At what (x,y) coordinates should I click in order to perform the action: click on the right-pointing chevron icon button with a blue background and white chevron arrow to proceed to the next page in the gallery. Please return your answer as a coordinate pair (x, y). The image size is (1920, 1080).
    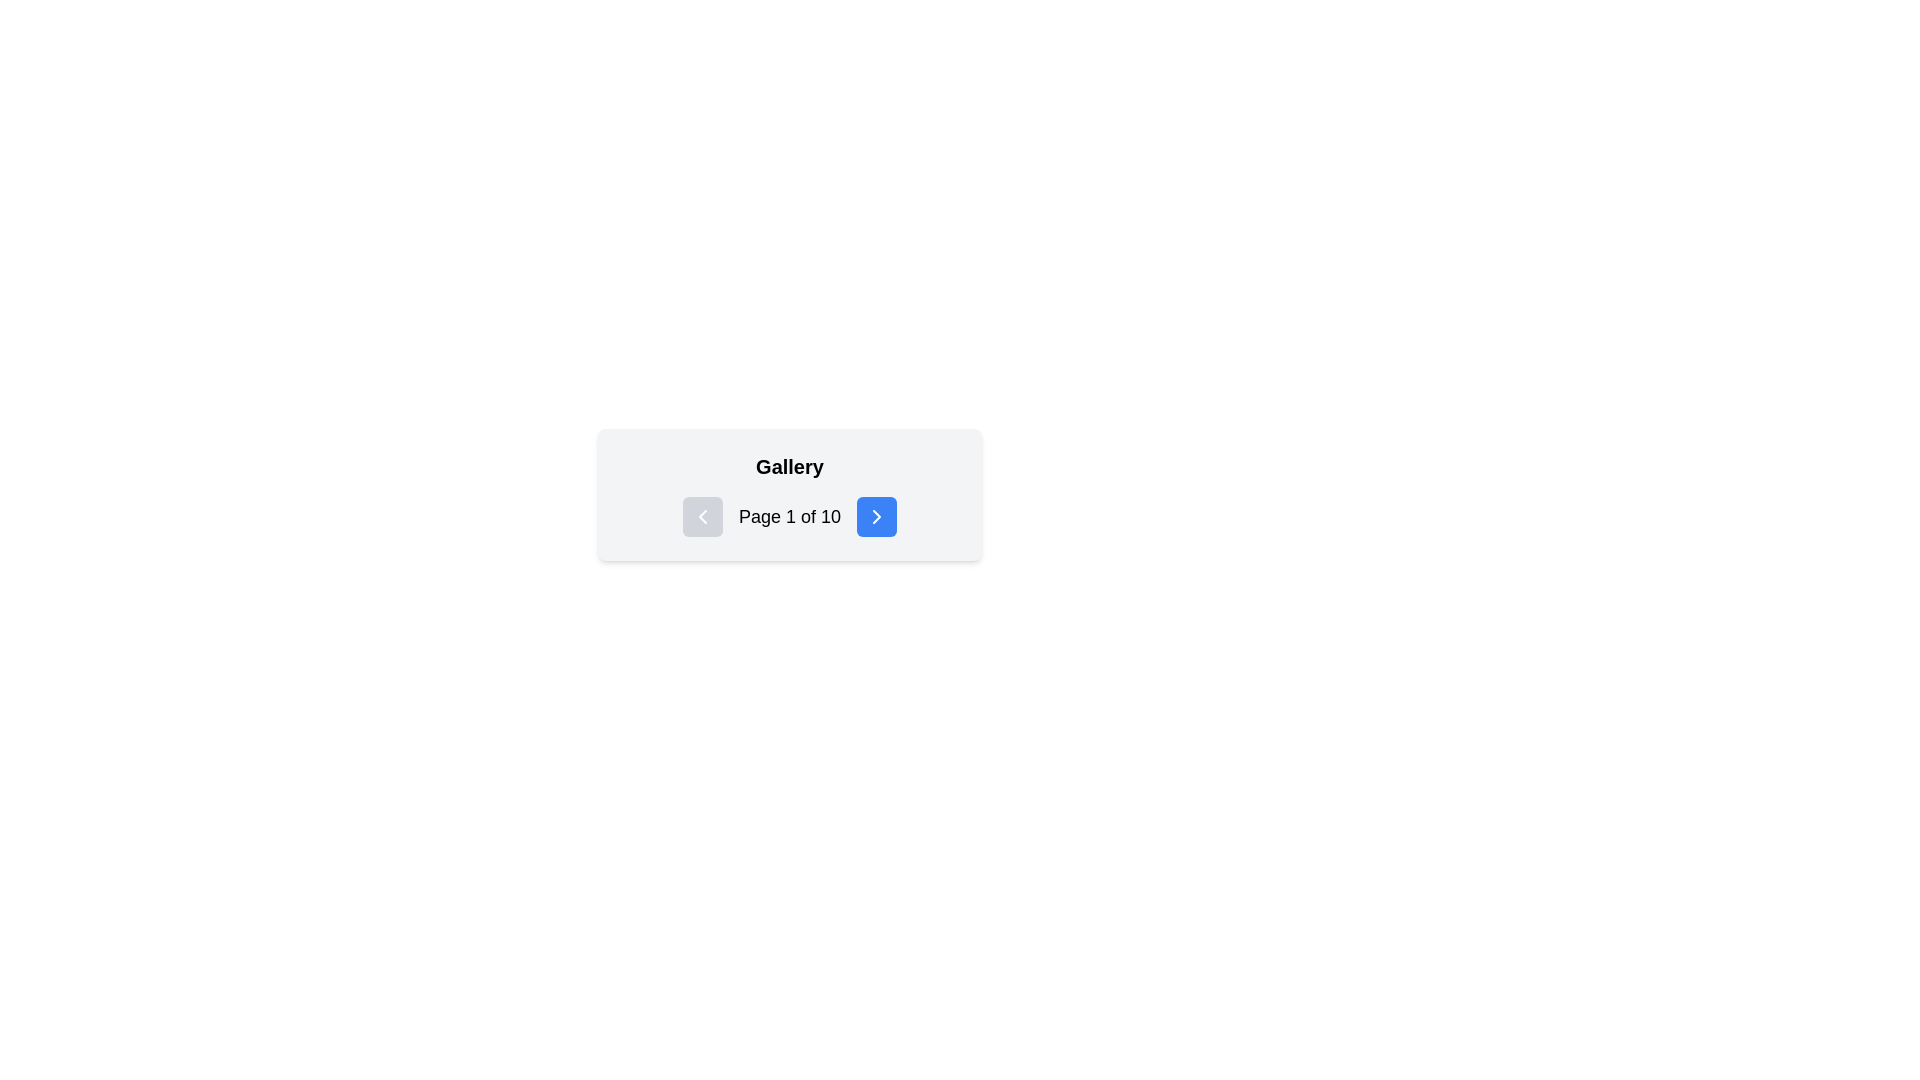
    Looking at the image, I should click on (877, 515).